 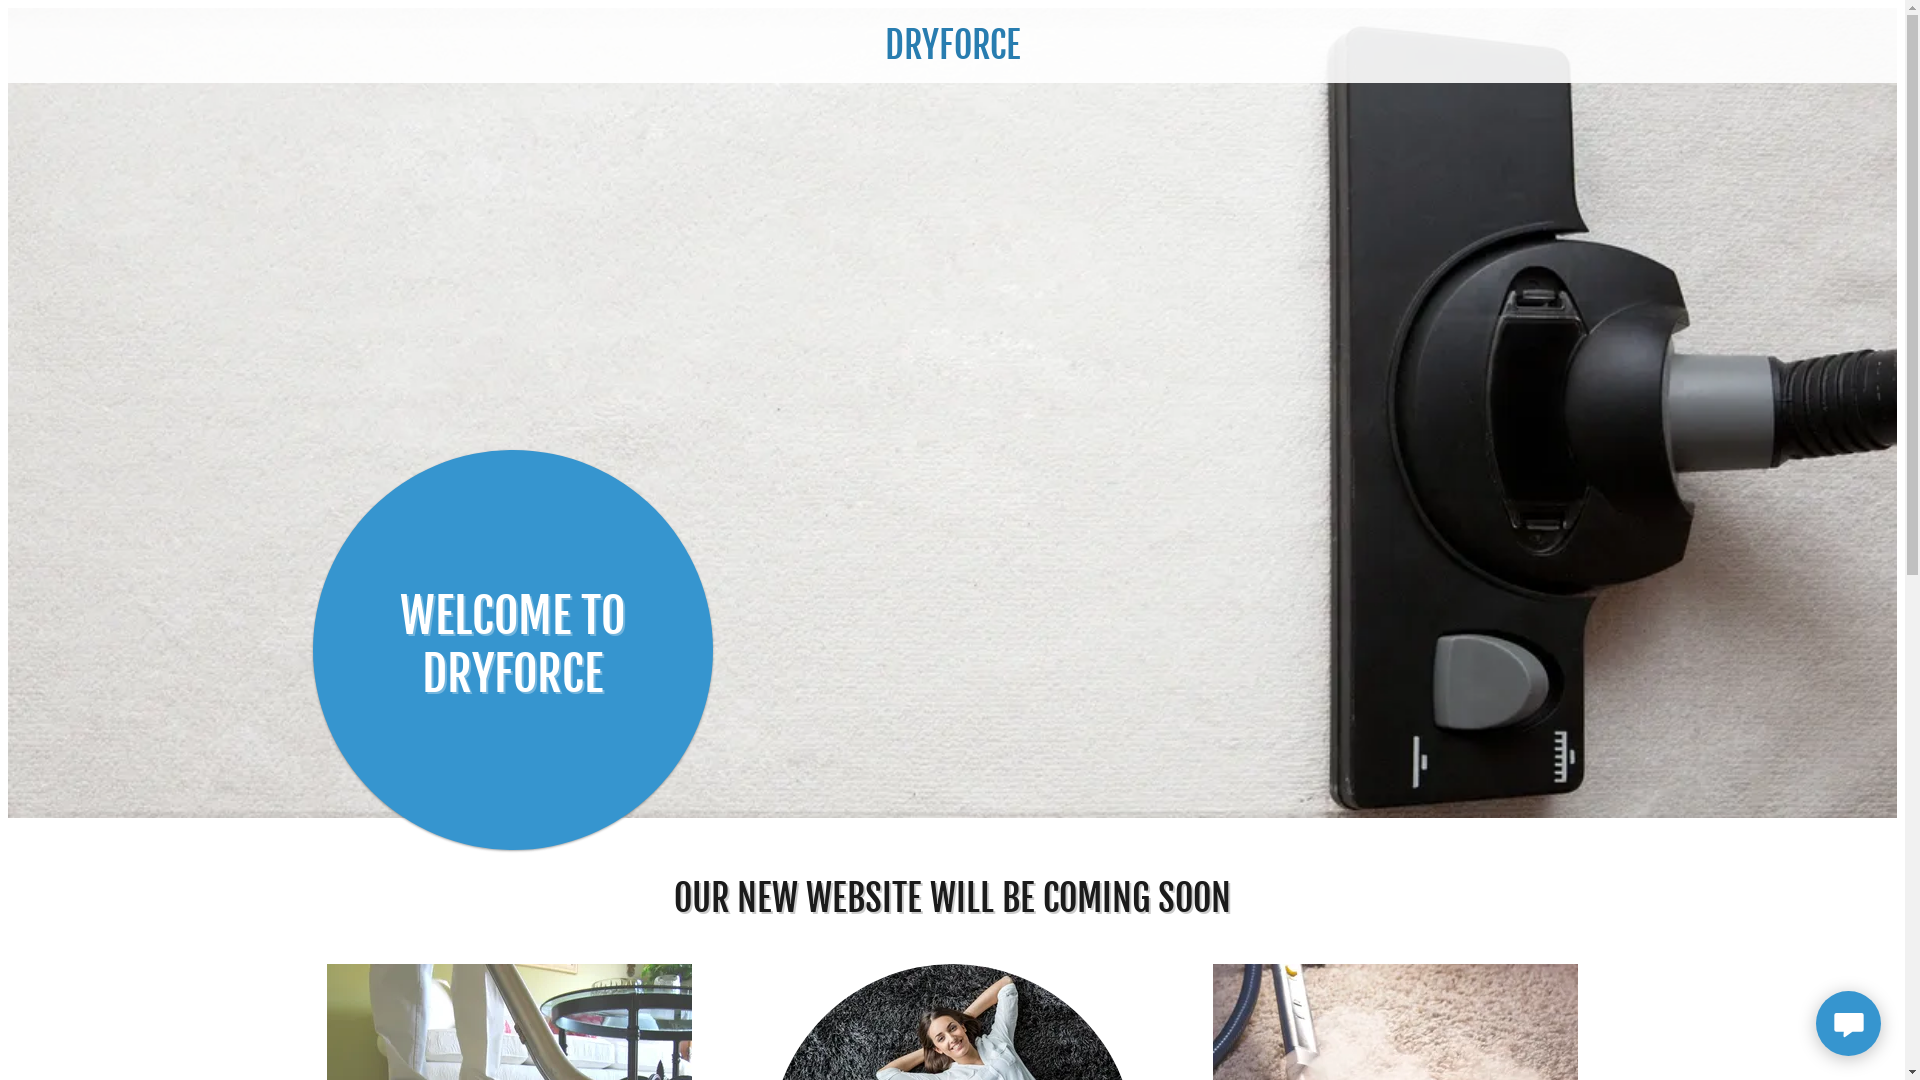 I want to click on 'DRYFORCE', so click(x=951, y=51).